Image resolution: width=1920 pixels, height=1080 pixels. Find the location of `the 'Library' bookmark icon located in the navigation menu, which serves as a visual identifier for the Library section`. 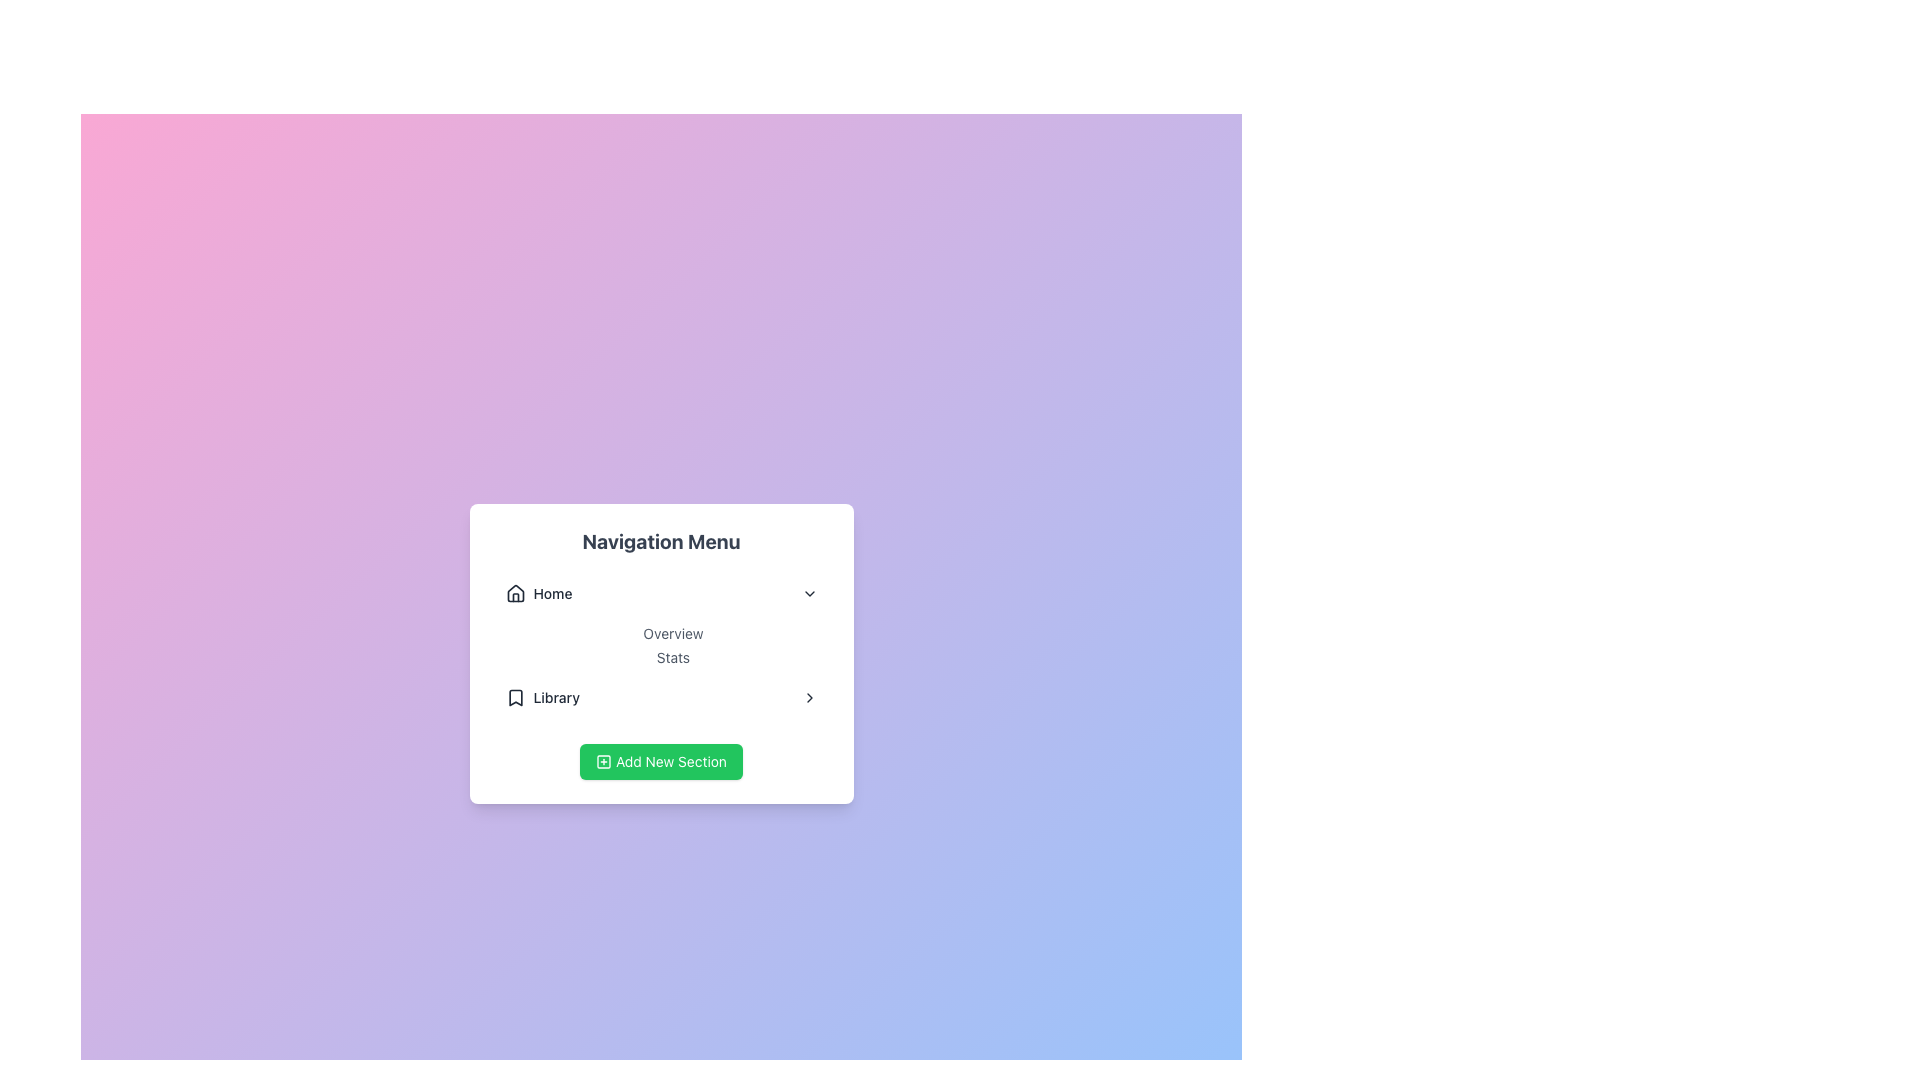

the 'Library' bookmark icon located in the navigation menu, which serves as a visual identifier for the Library section is located at coordinates (514, 697).